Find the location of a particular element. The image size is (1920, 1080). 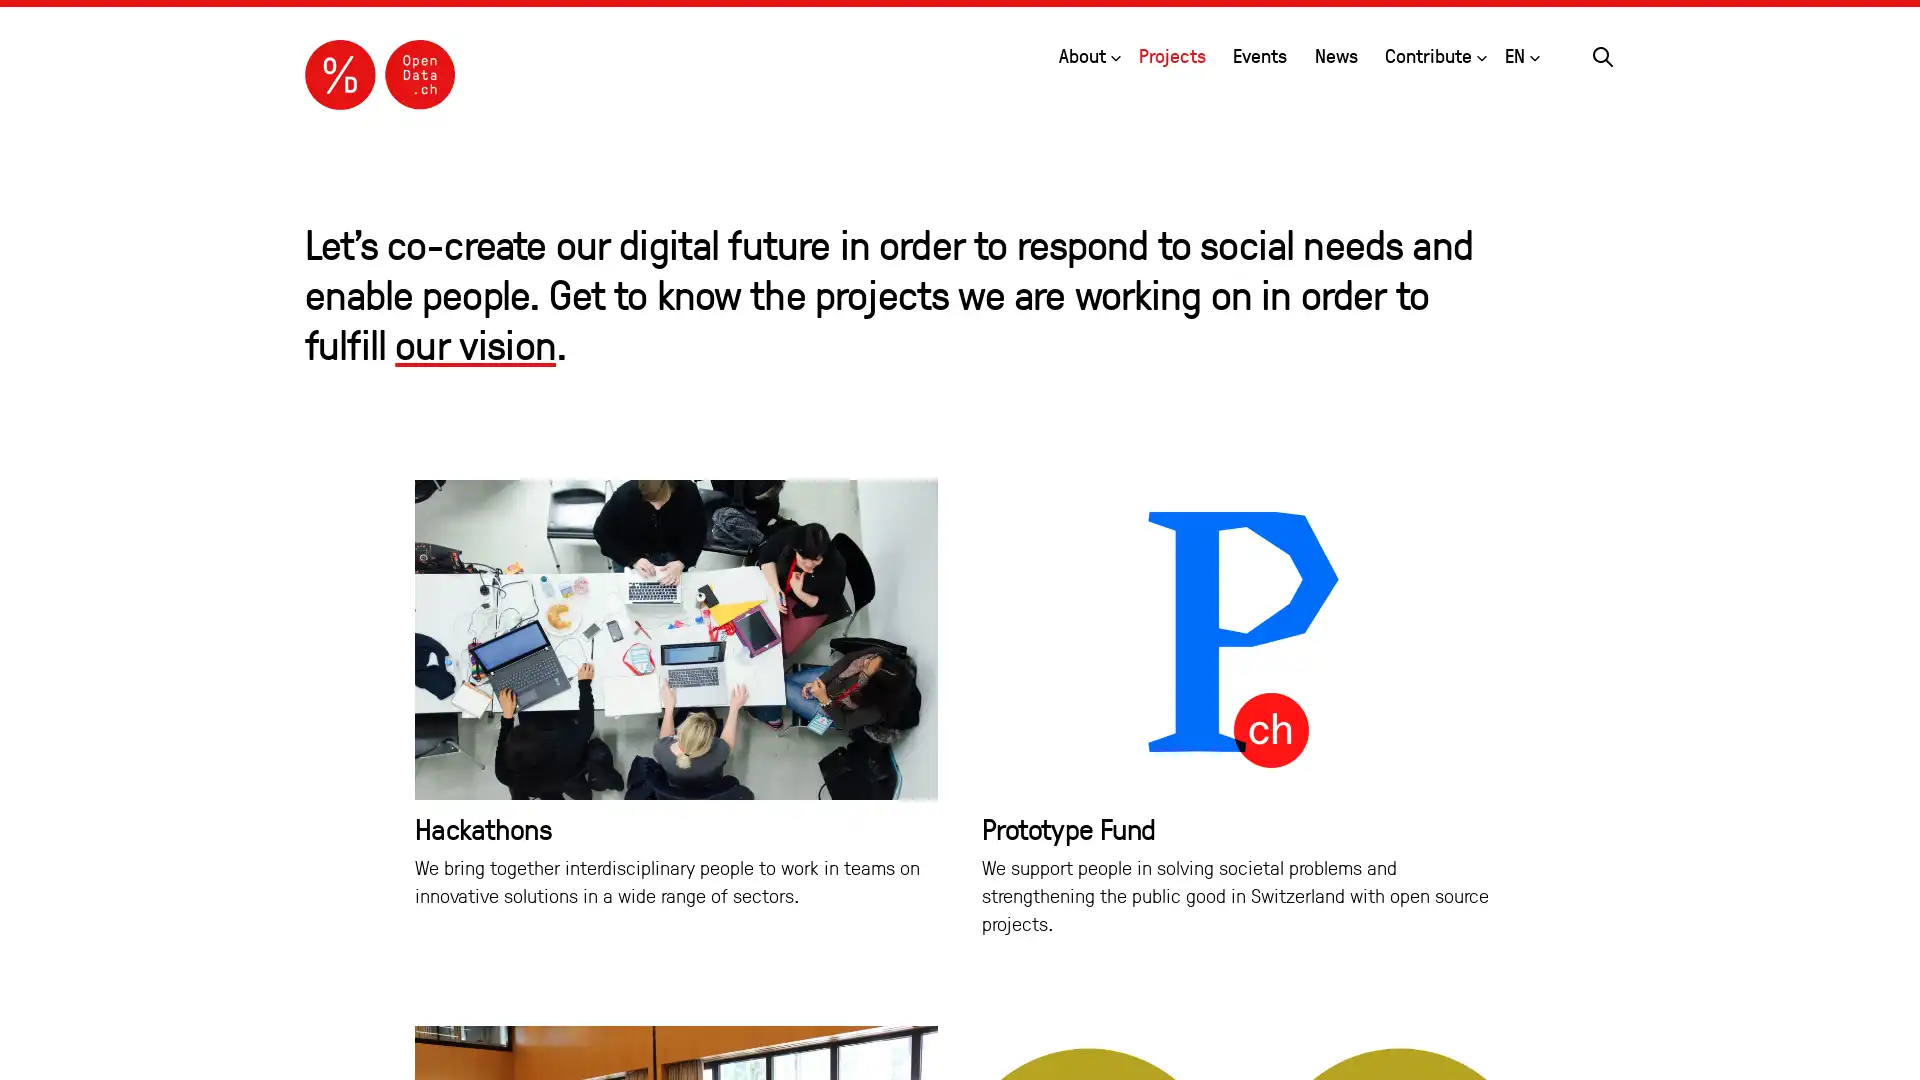

Search is located at coordinates (1603, 53).